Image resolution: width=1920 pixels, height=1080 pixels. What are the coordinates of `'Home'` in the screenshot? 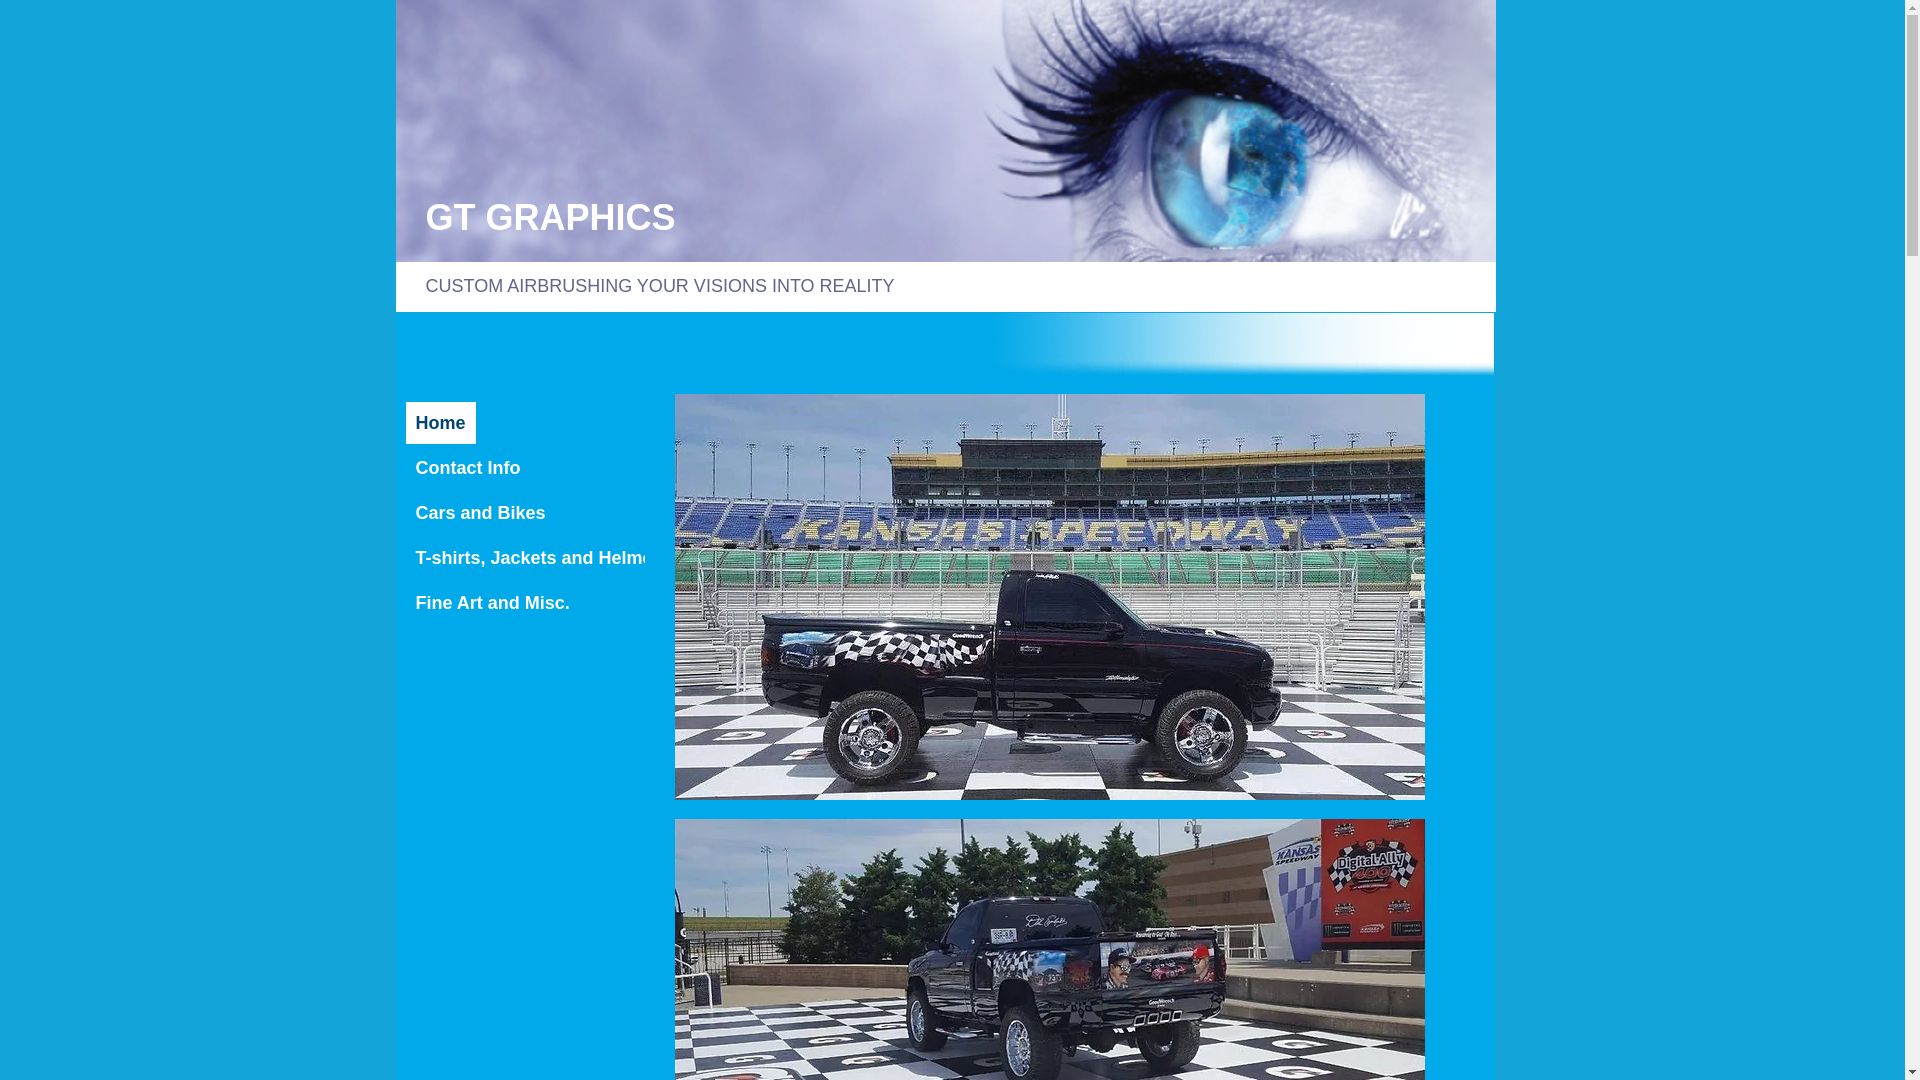 It's located at (440, 422).